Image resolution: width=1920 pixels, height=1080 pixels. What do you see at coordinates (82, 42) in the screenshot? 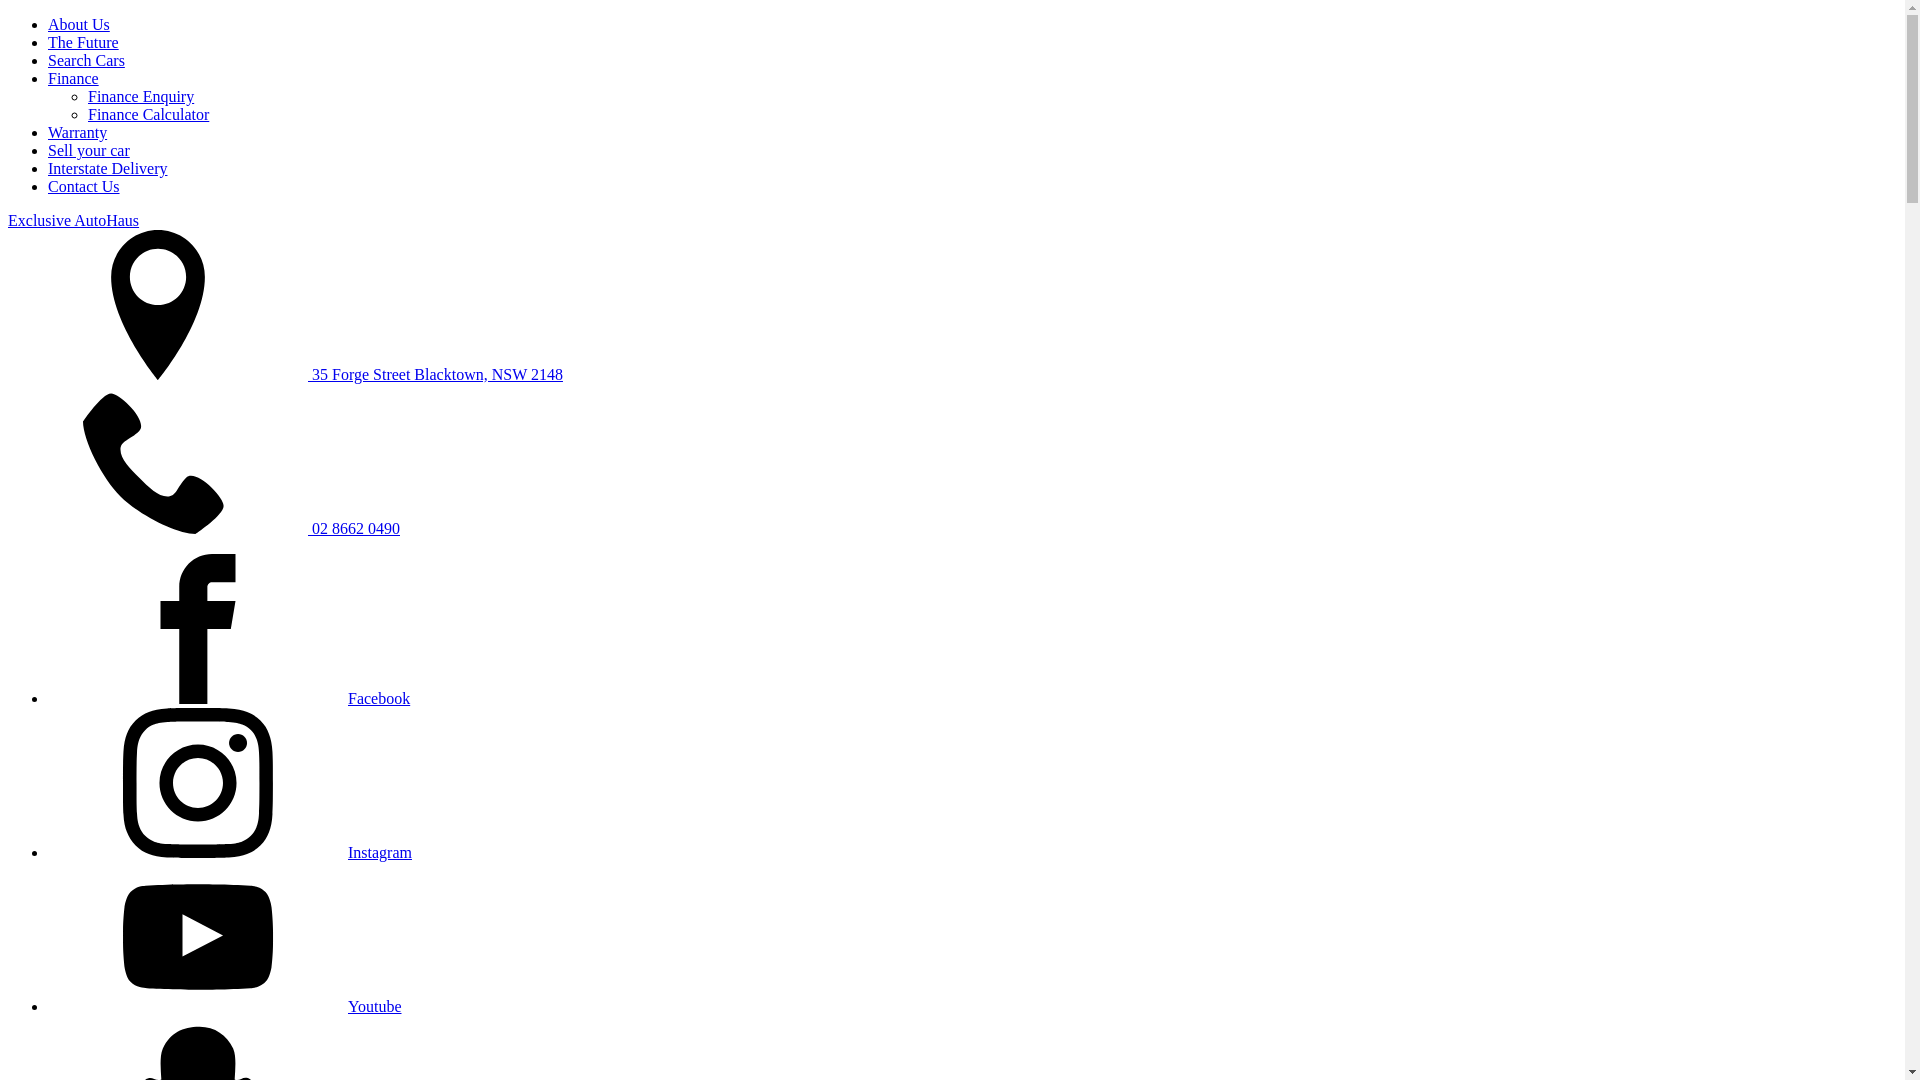
I see `'The Future'` at bounding box center [82, 42].